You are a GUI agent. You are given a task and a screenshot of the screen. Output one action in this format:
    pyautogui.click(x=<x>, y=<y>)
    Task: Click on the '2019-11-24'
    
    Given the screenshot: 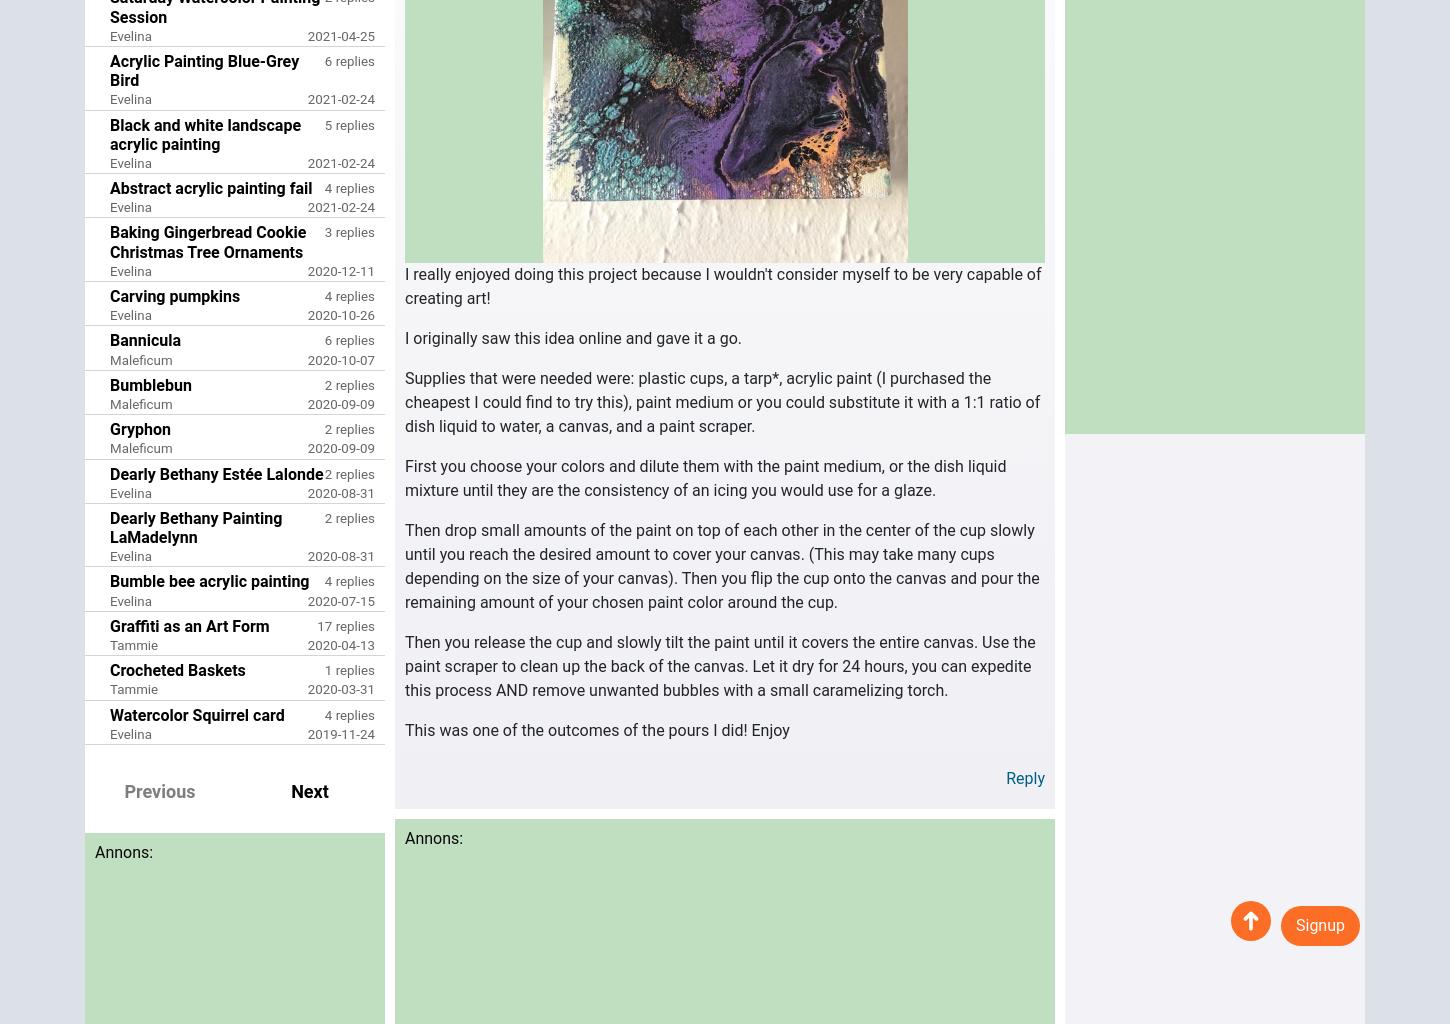 What is the action you would take?
    pyautogui.click(x=306, y=732)
    